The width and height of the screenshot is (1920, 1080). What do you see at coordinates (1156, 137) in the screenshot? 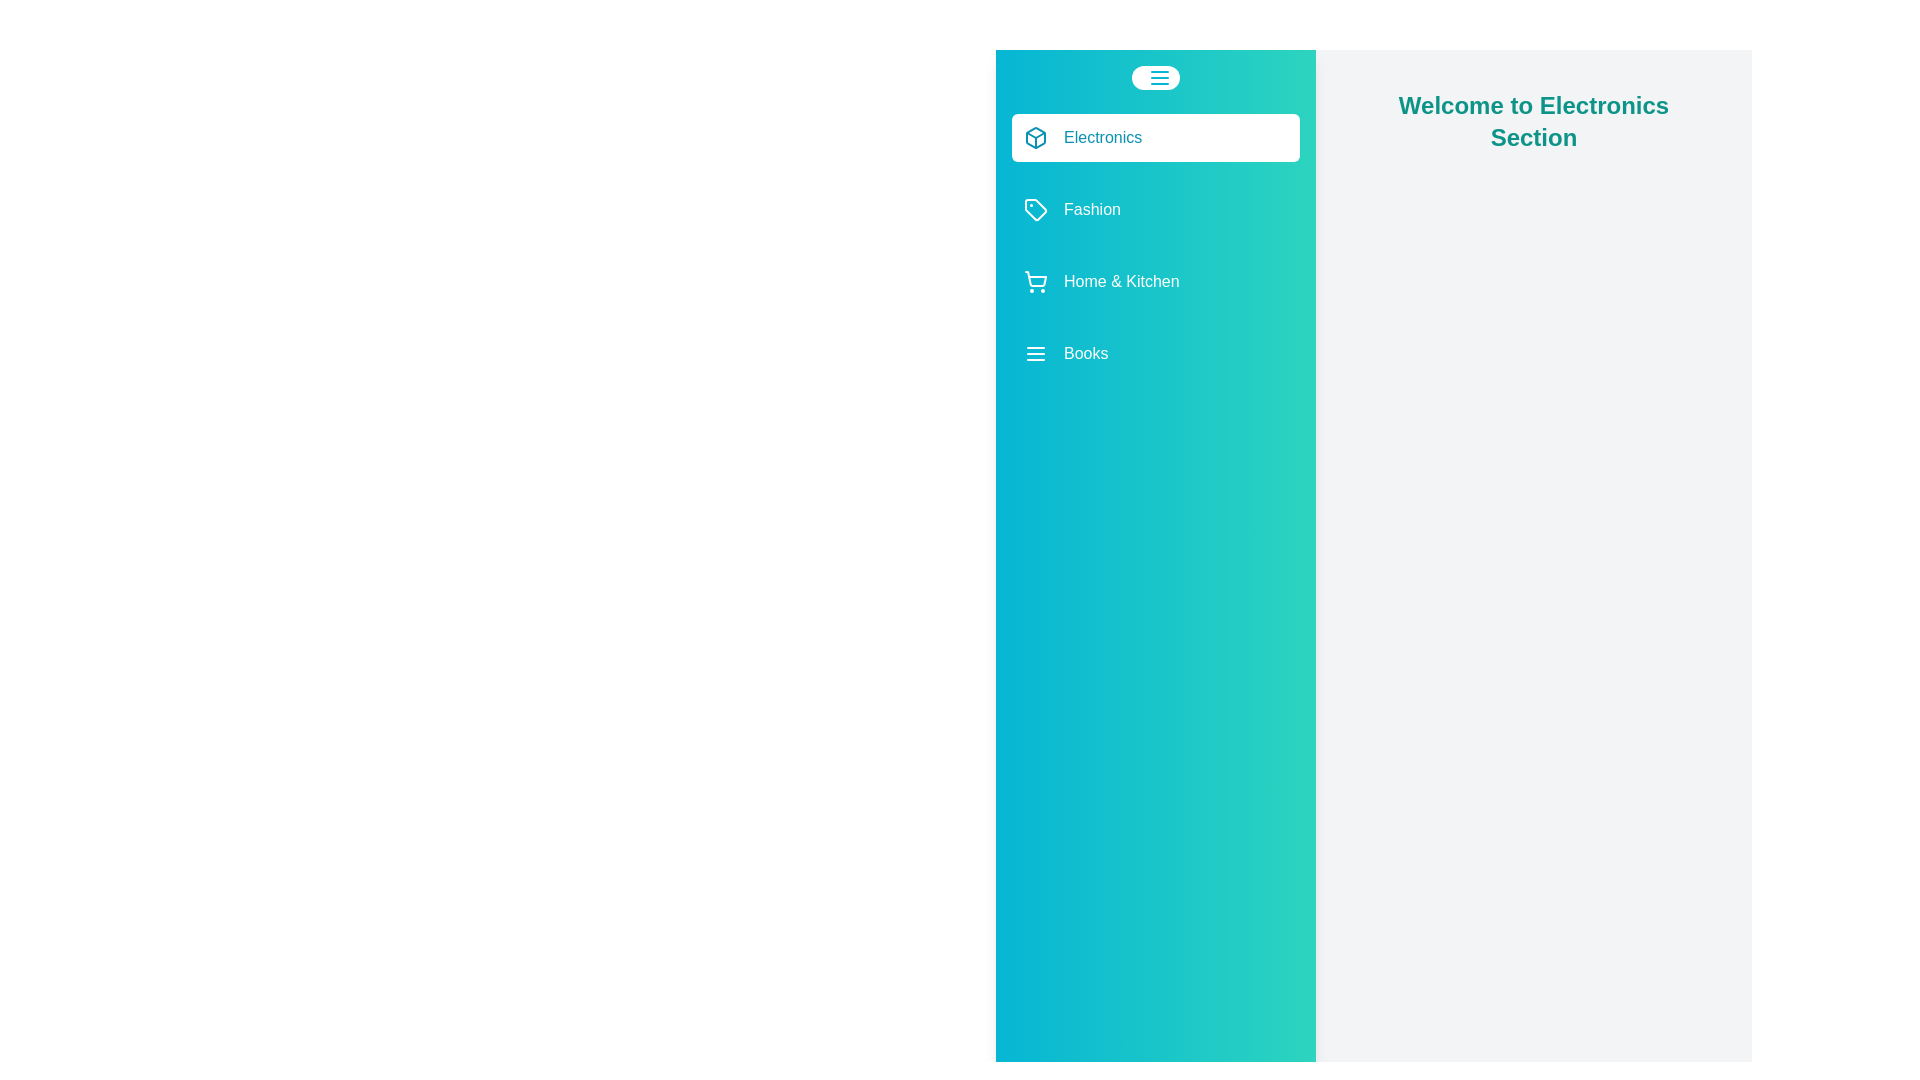
I see `the category Electronics in the list` at bounding box center [1156, 137].